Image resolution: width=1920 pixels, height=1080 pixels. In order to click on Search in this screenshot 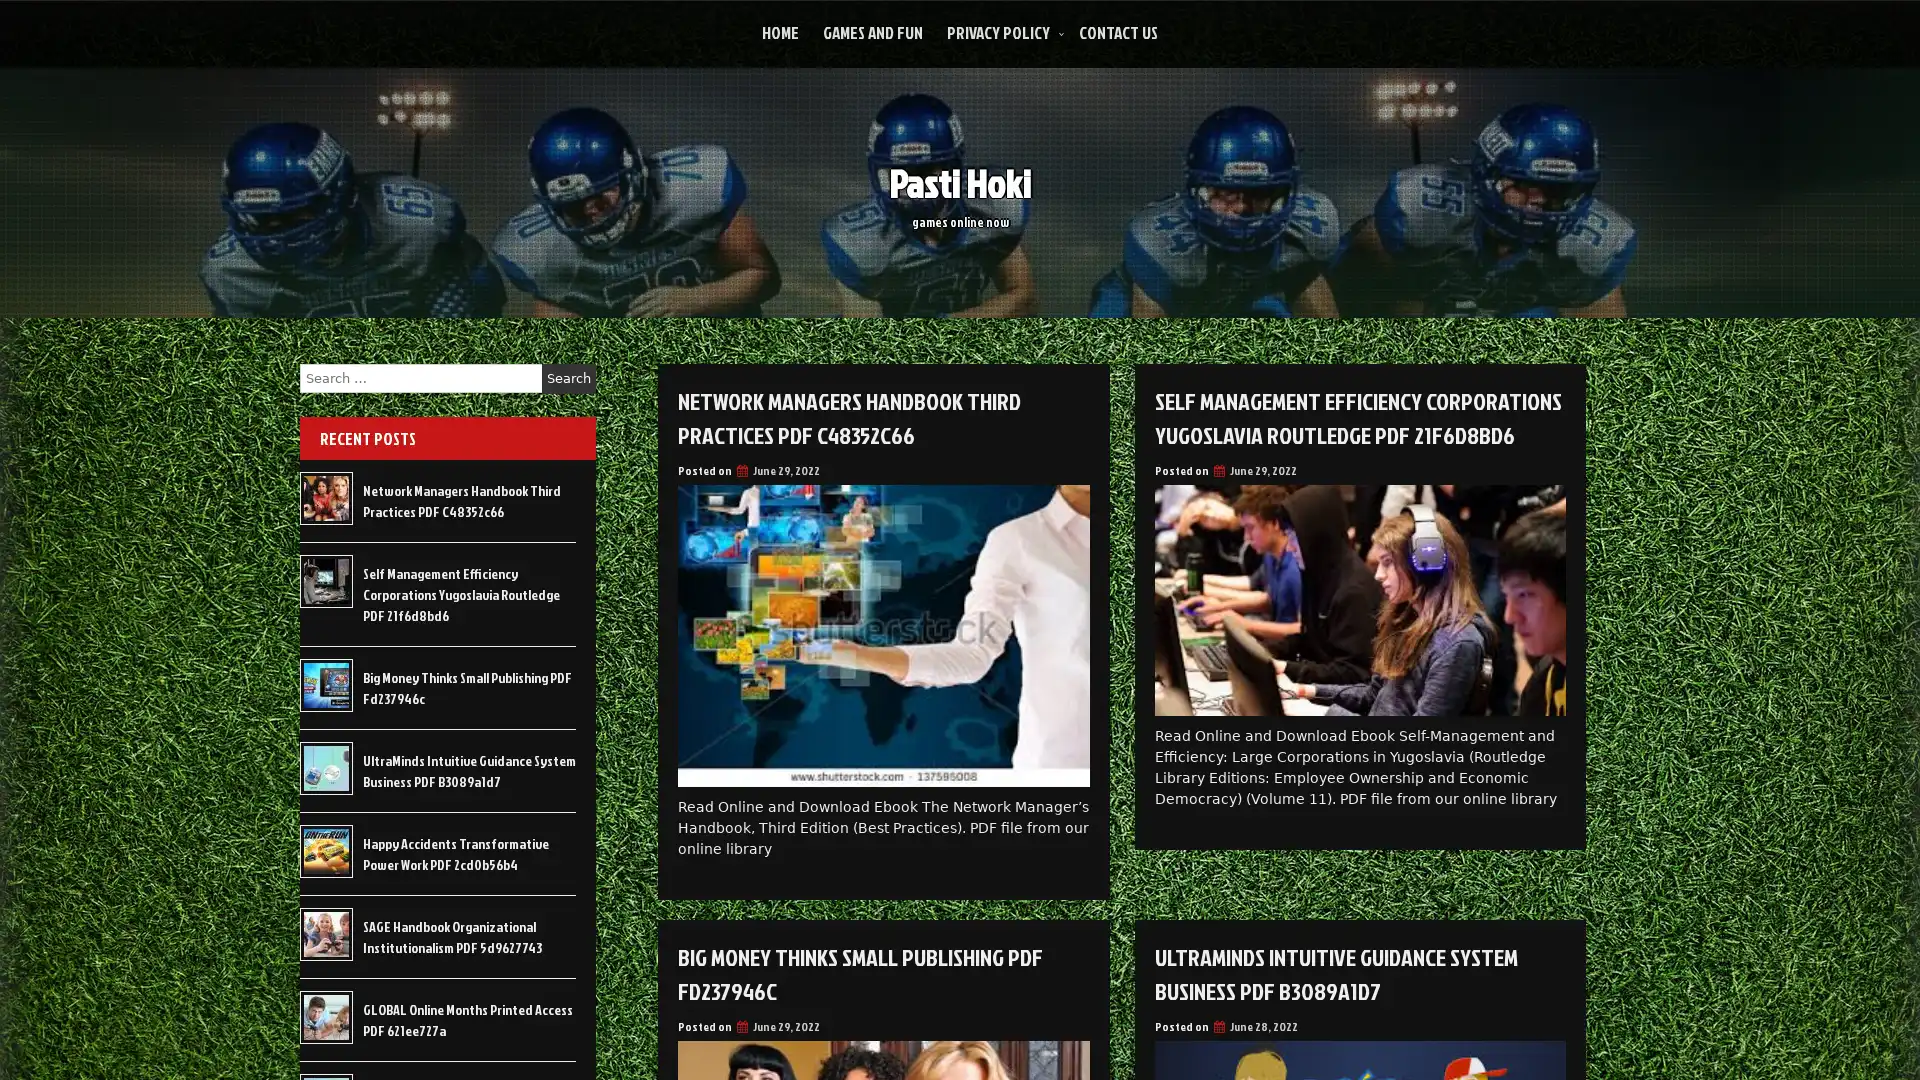, I will do `click(568, 378)`.